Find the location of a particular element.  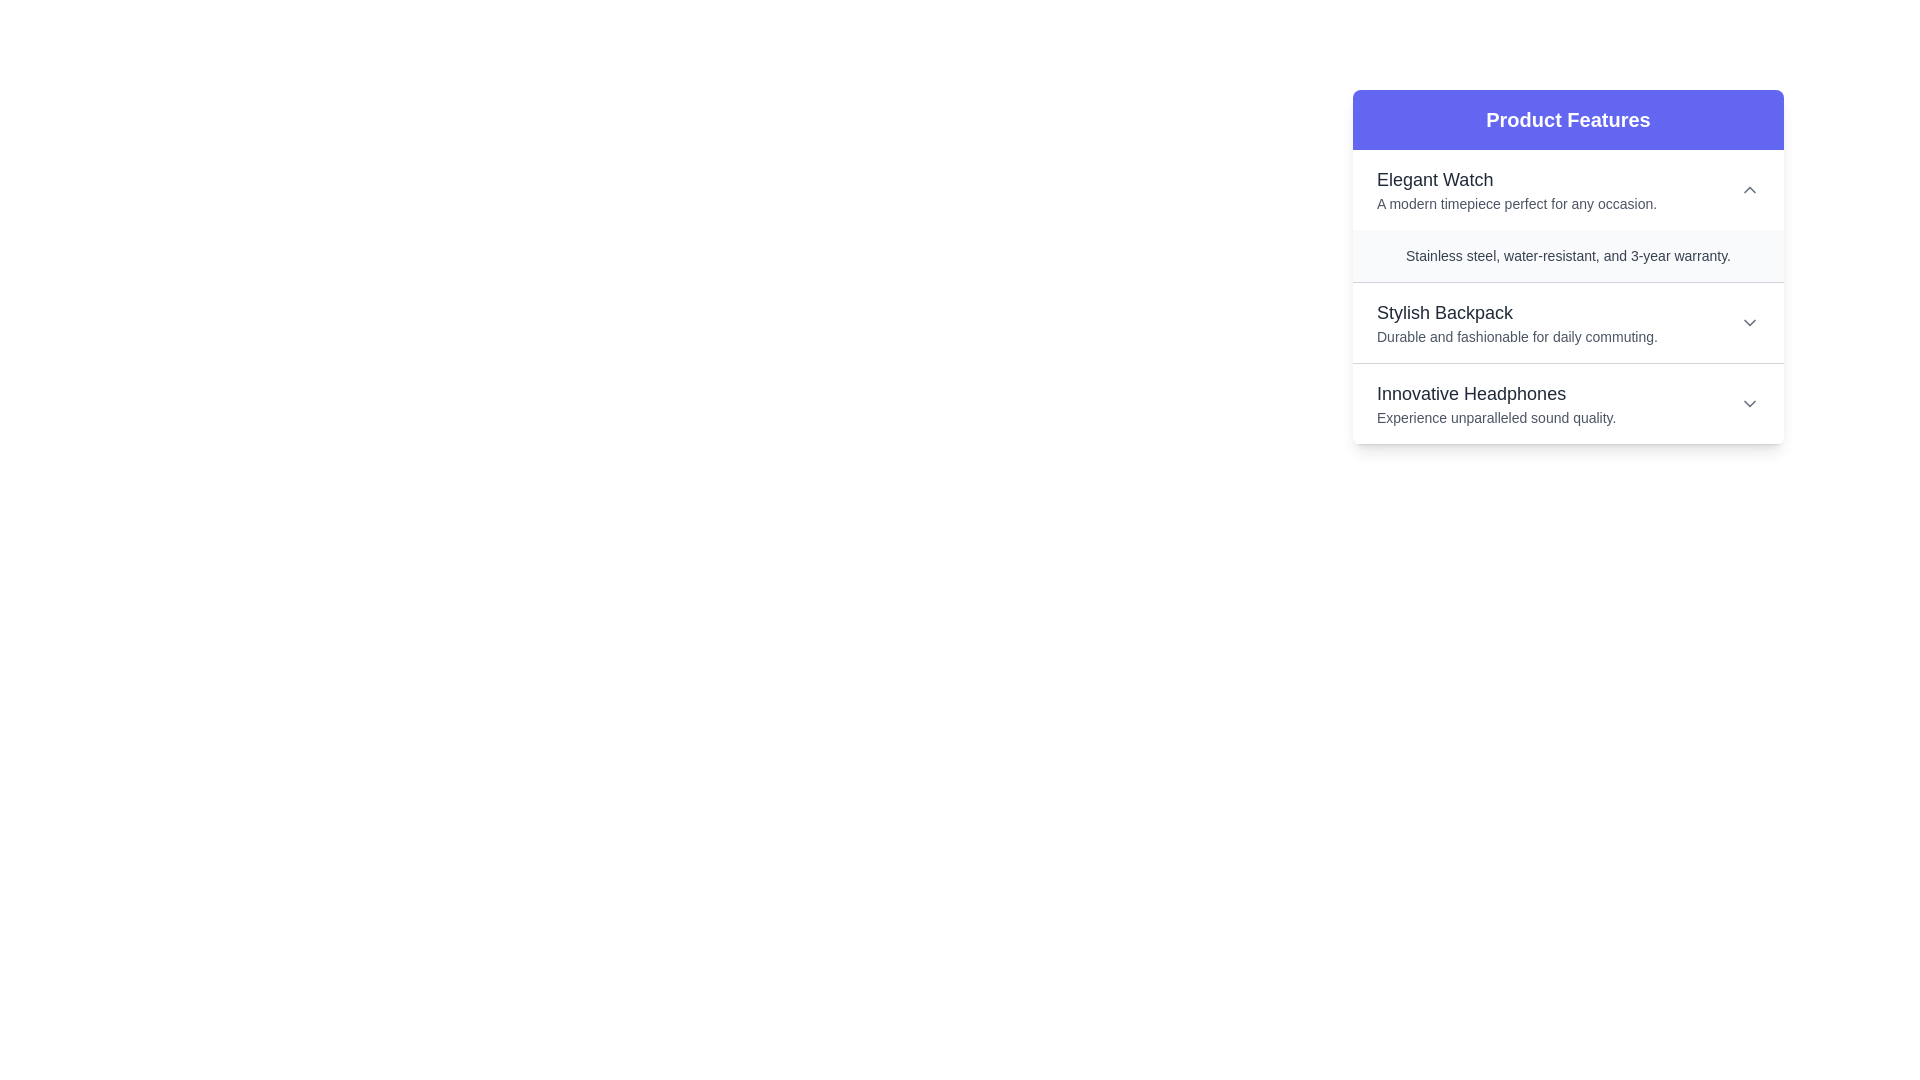

text block containing 'Stainless steel, water-resistant, and 3-year warranty.' located beneath the 'Elegant Watch' header in the 'Product Features' section is located at coordinates (1567, 254).